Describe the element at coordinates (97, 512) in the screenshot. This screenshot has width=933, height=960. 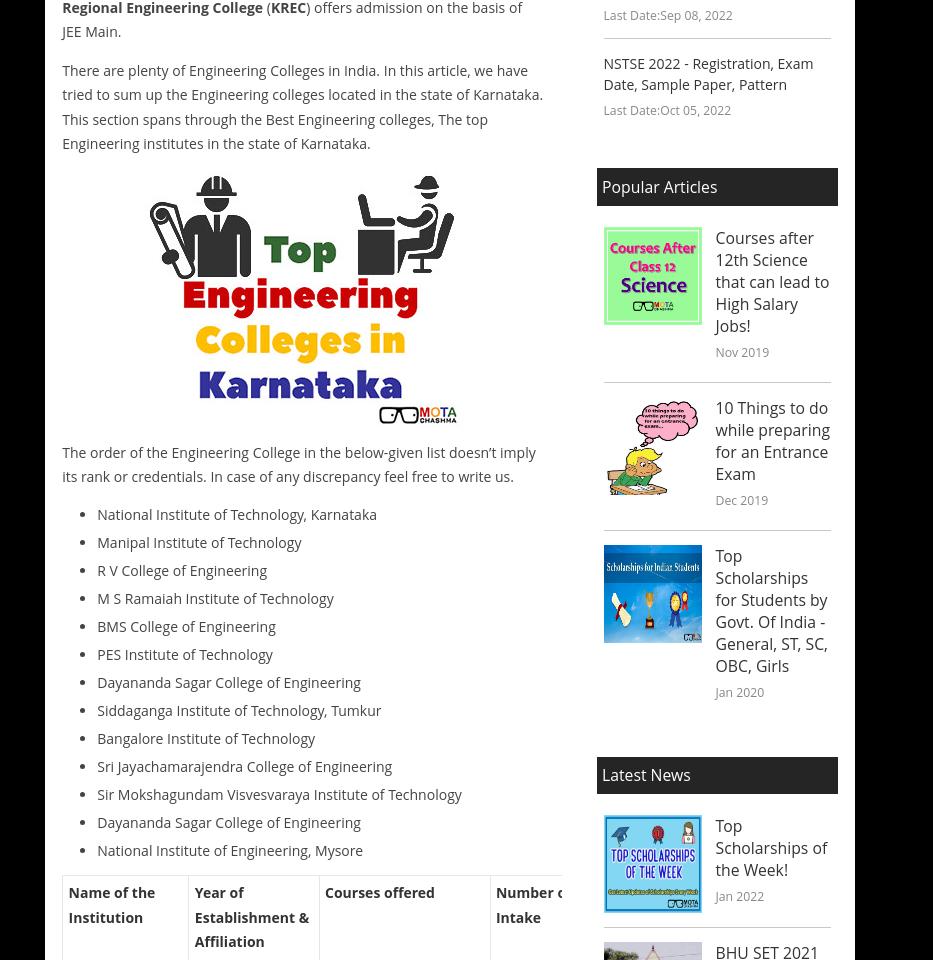
I see `'National Institute of Technology, Karnataka'` at that location.